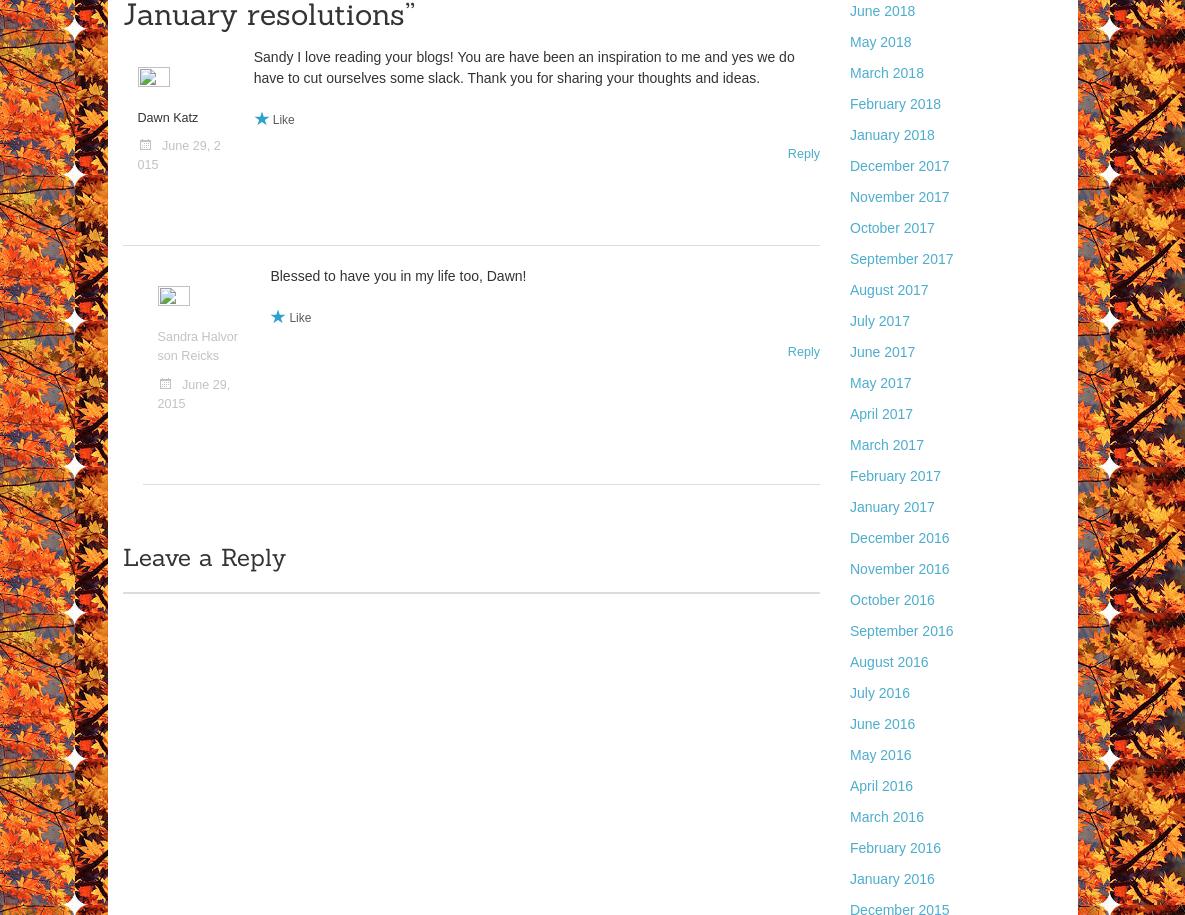 The width and height of the screenshot is (1185, 915). What do you see at coordinates (849, 817) in the screenshot?
I see `'March 2016'` at bounding box center [849, 817].